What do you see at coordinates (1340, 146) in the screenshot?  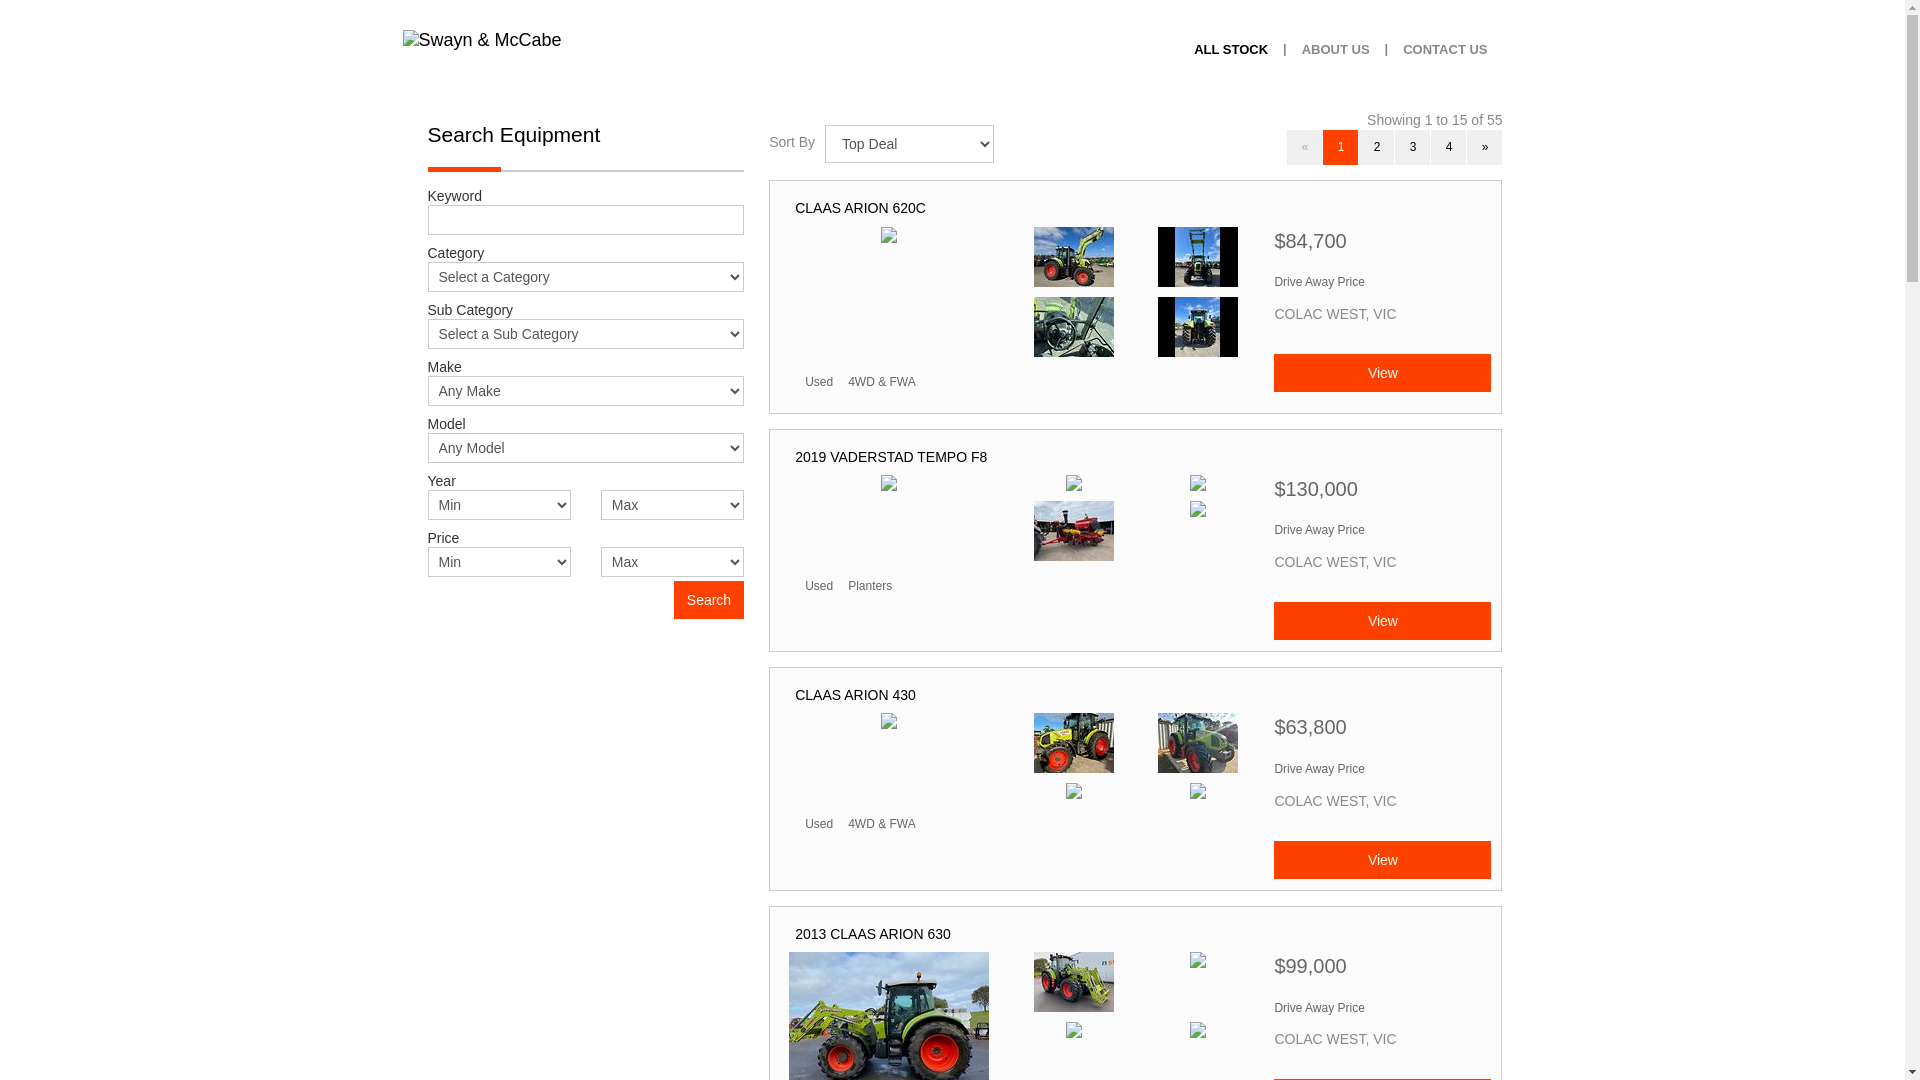 I see `'1'` at bounding box center [1340, 146].